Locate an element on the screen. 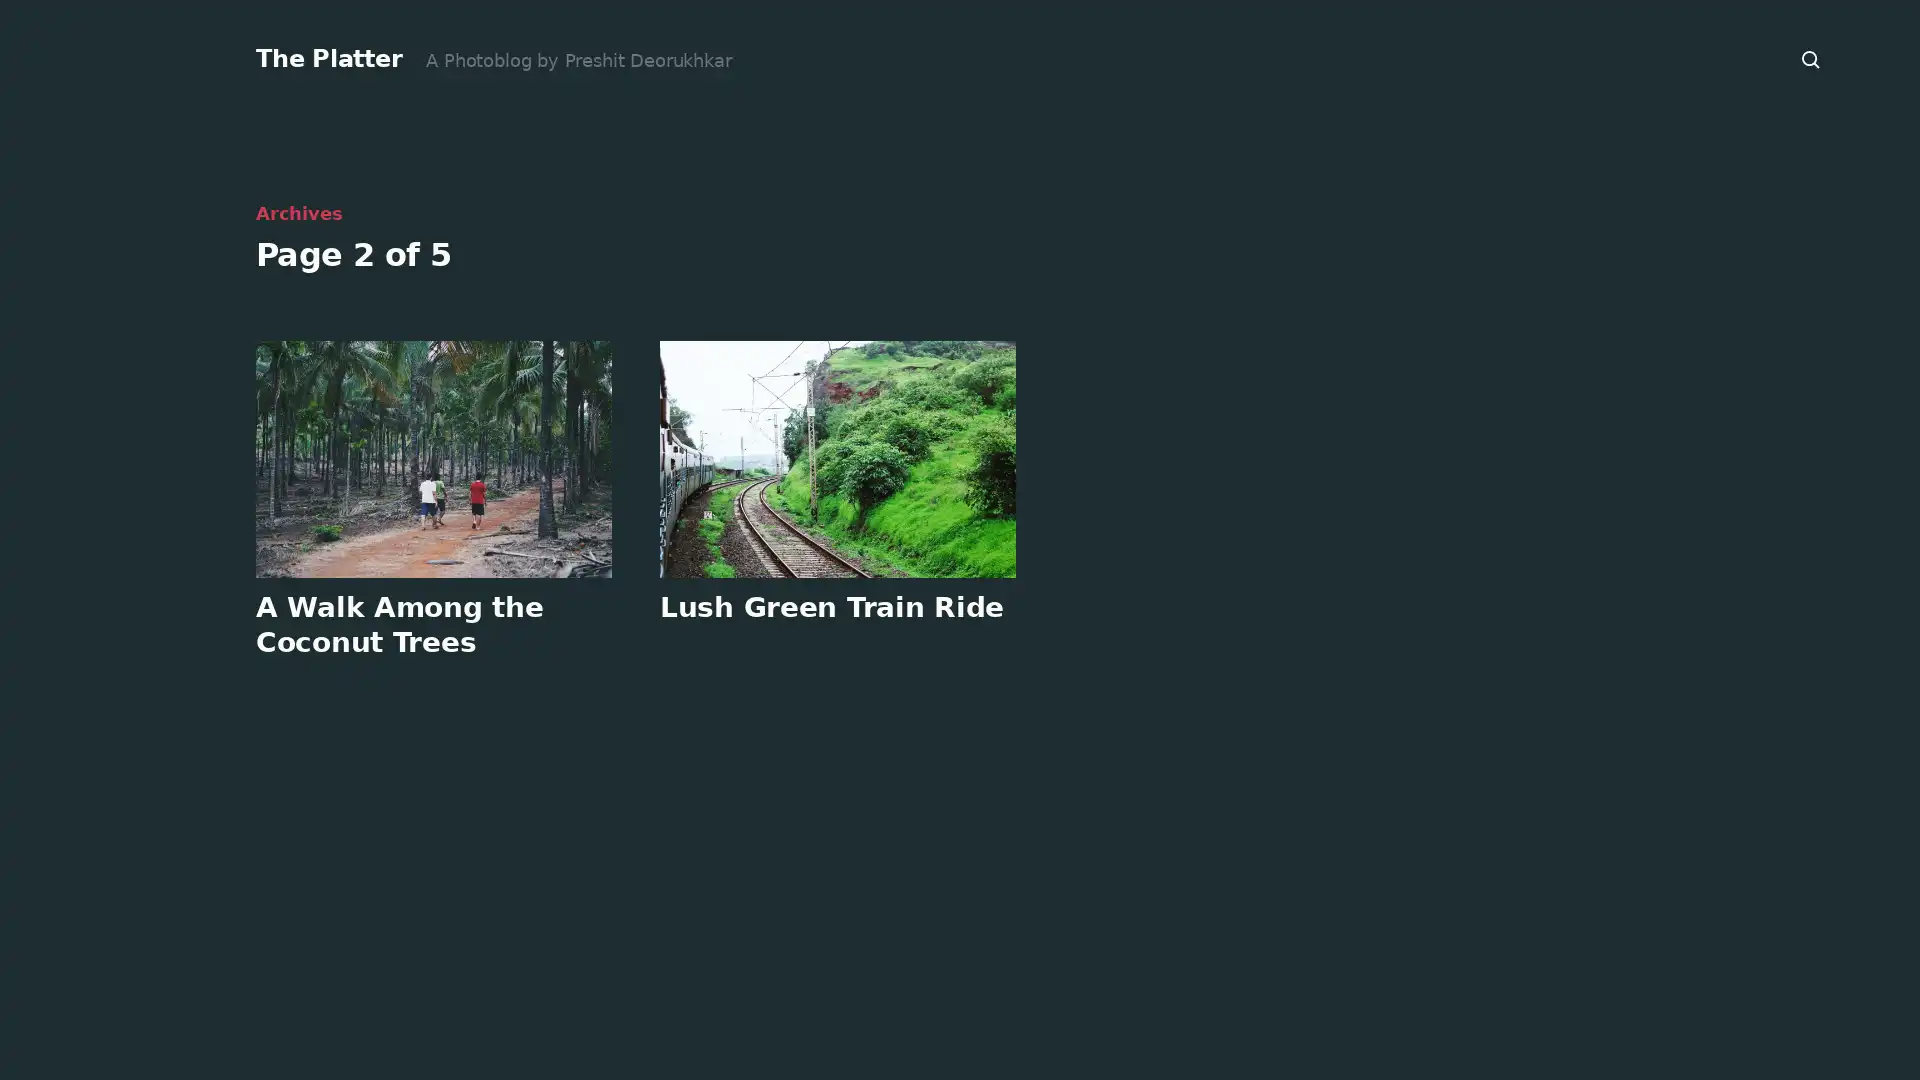  Search is located at coordinates (1811, 59).